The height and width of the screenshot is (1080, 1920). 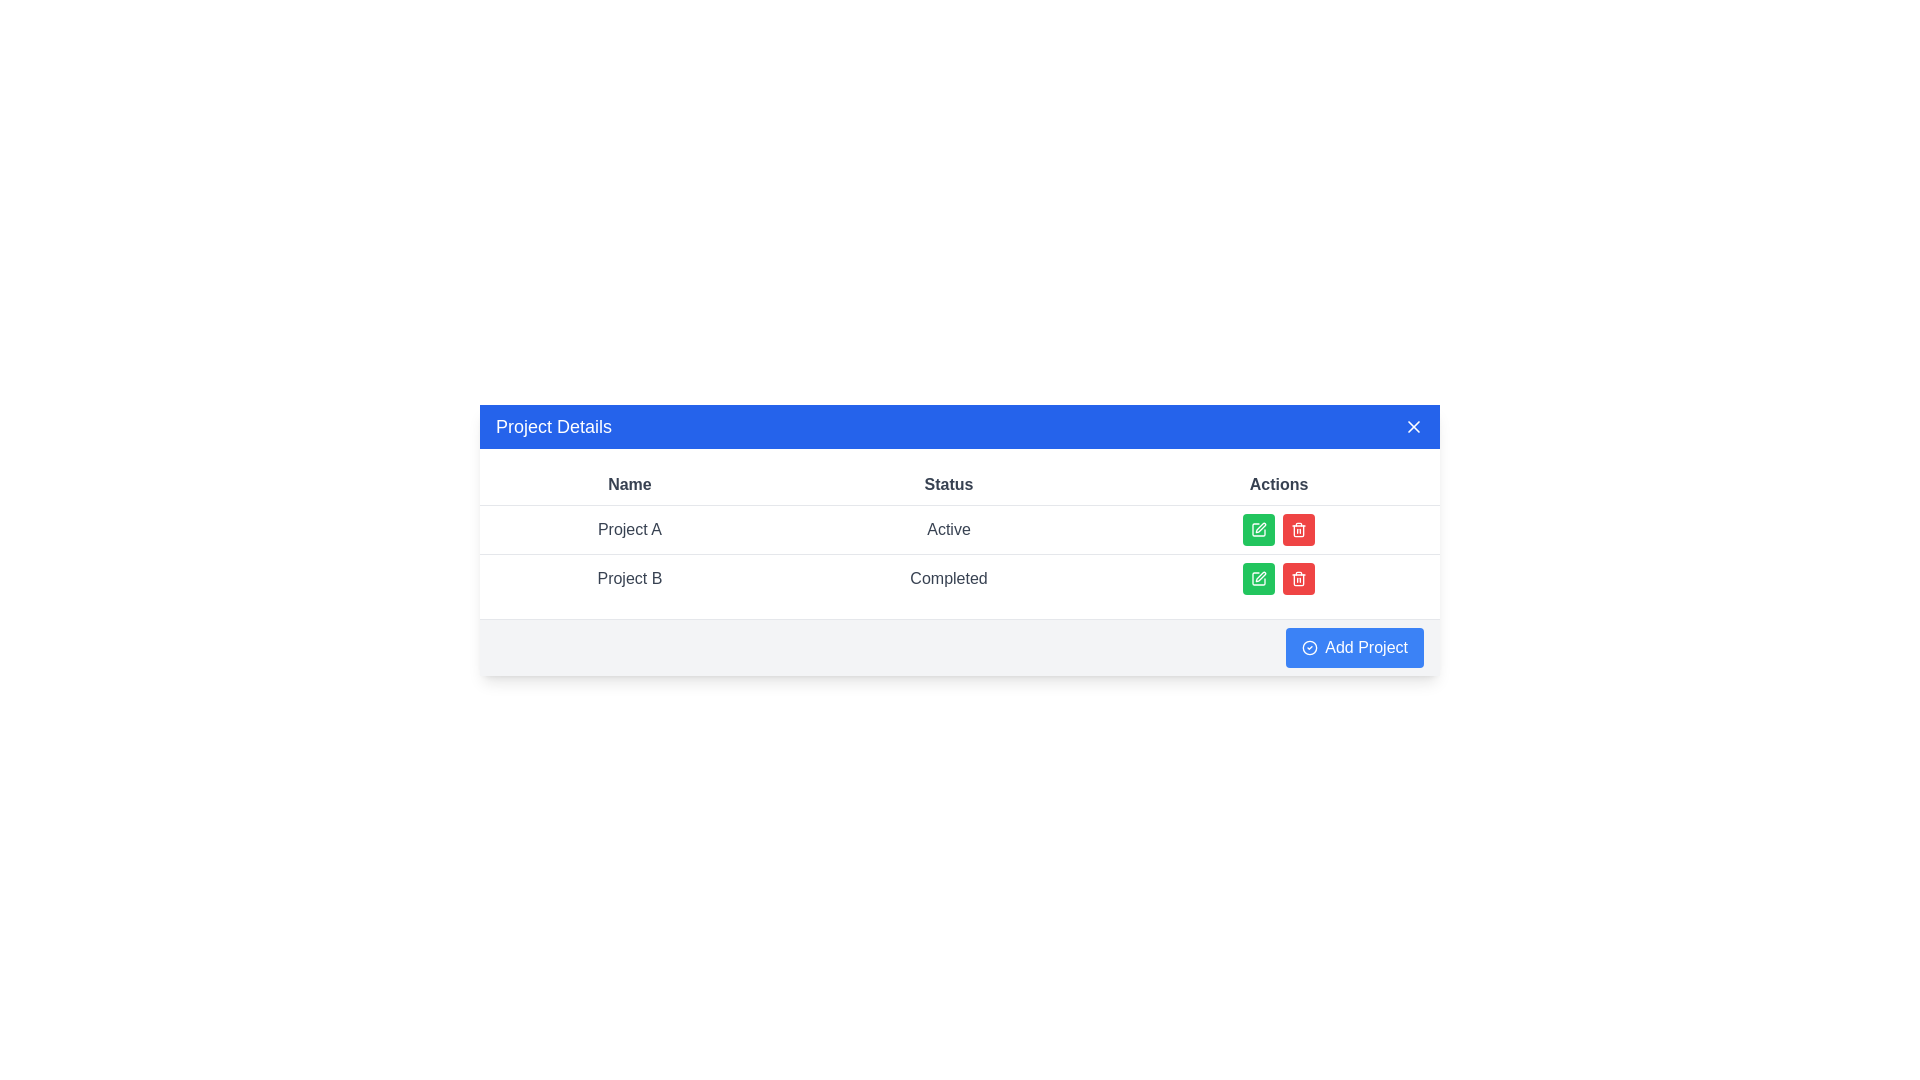 I want to click on the circular boundary indicator within the SVG graphic, located at the center of the check mark icon adjacent to the 'Completed' label in the 'Status' column of the second row of the table, so click(x=1309, y=648).